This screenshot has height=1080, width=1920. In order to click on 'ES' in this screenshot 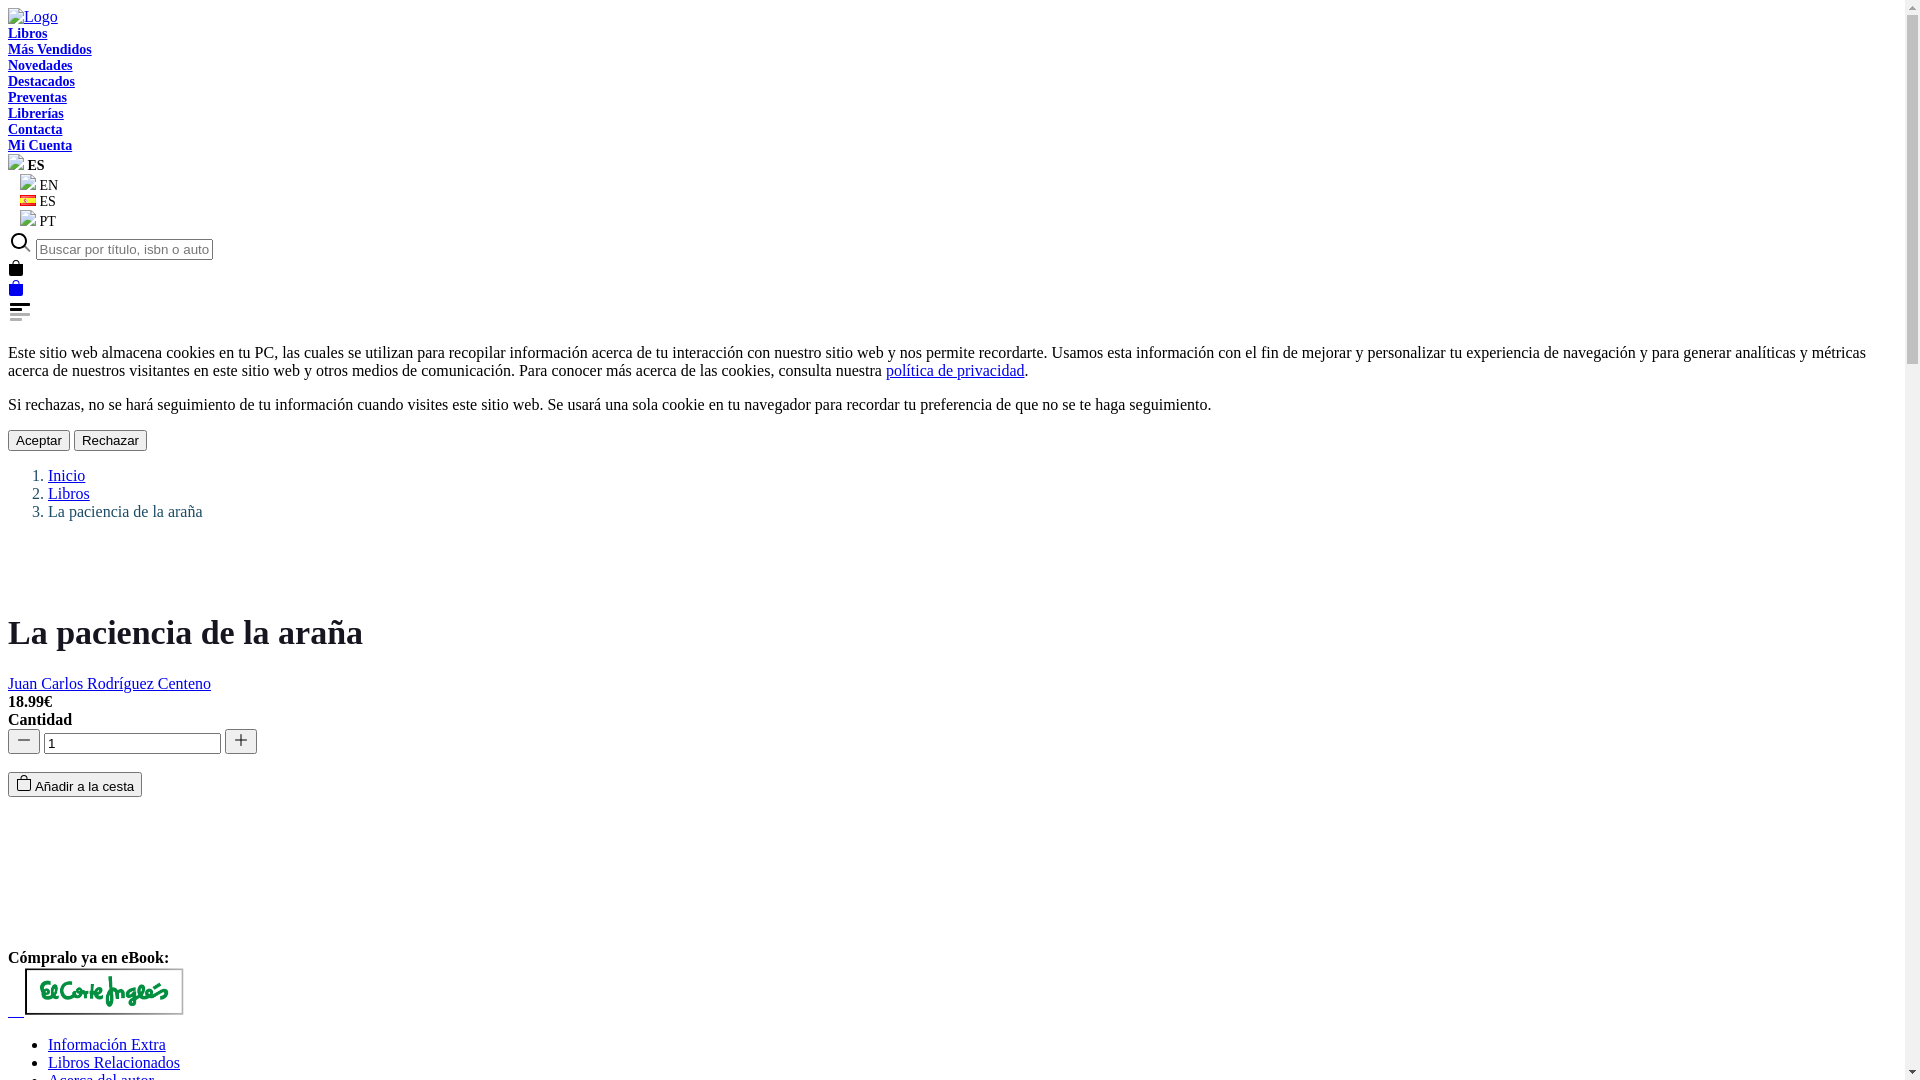, I will do `click(32, 201)`.